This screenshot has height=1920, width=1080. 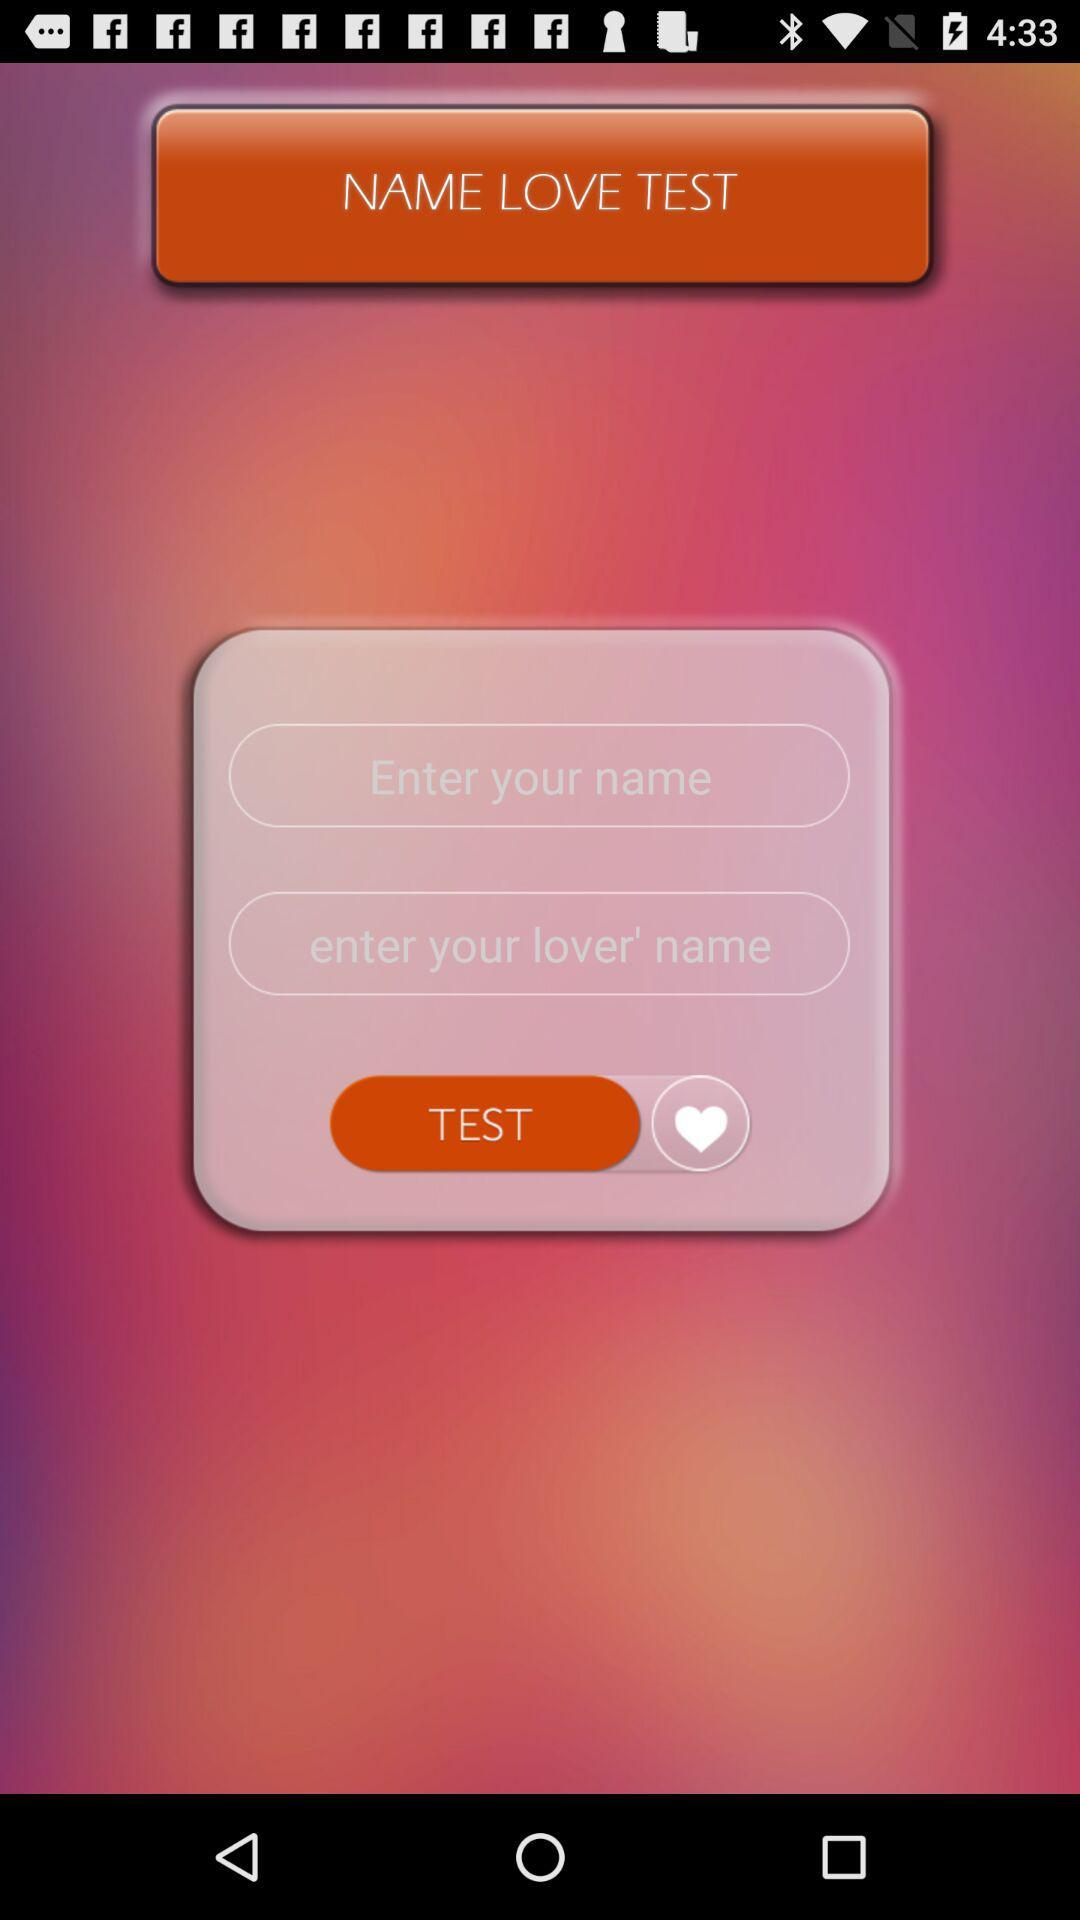 What do you see at coordinates (540, 943) in the screenshot?
I see `lover 's name` at bounding box center [540, 943].